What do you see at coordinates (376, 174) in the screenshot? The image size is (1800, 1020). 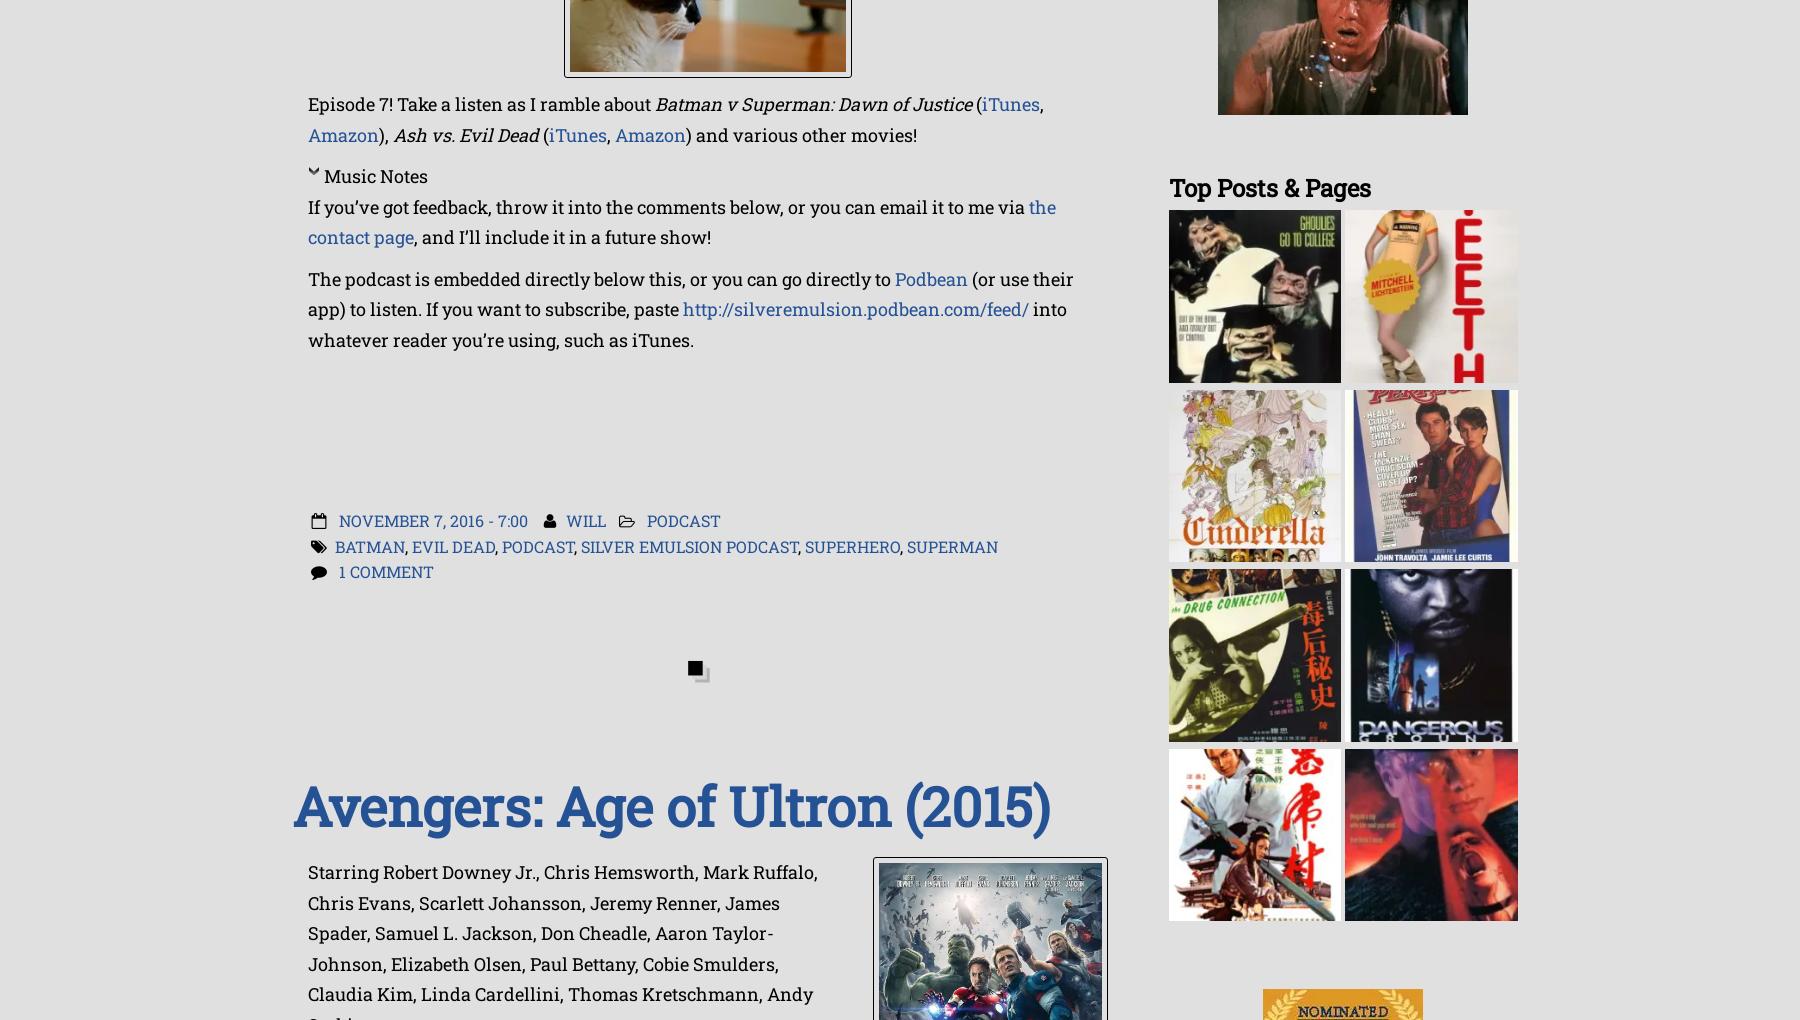 I see `'Music Notes'` at bounding box center [376, 174].